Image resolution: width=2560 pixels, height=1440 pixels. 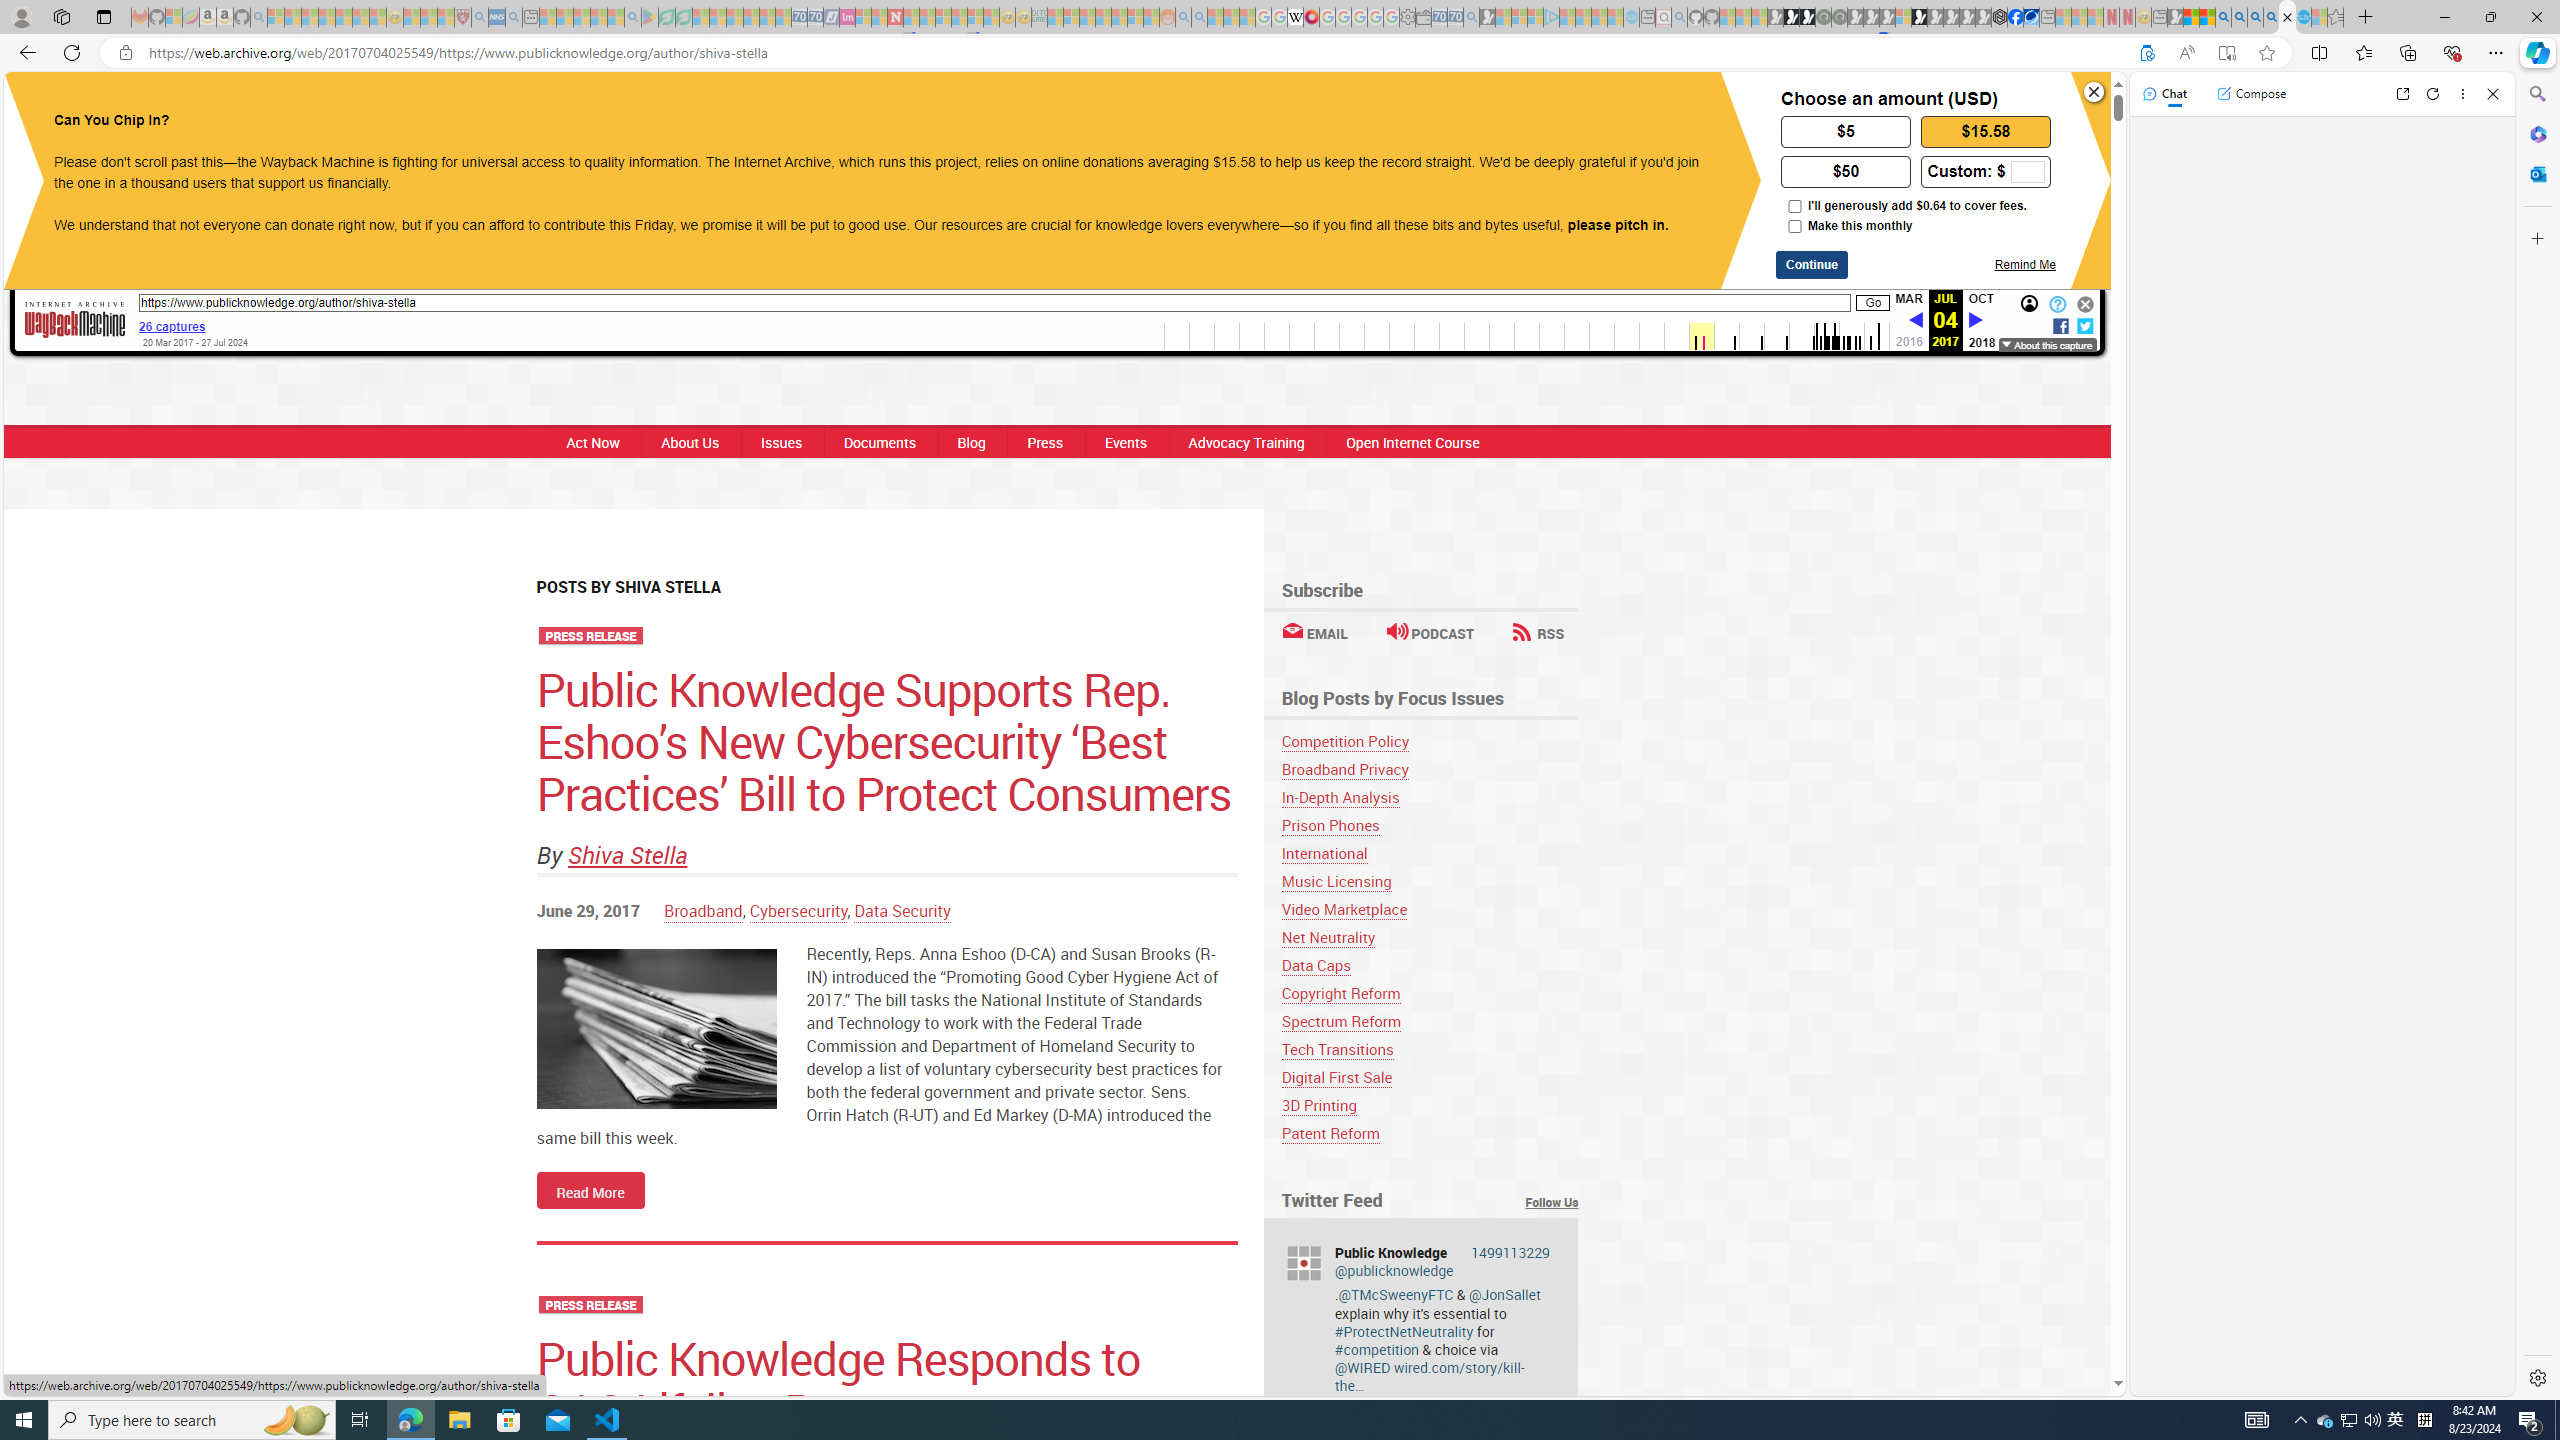 I want to click on 'Services - Maintenance | Sky Blue Bikes - Sky Blue Bikes', so click(x=2302, y=16).